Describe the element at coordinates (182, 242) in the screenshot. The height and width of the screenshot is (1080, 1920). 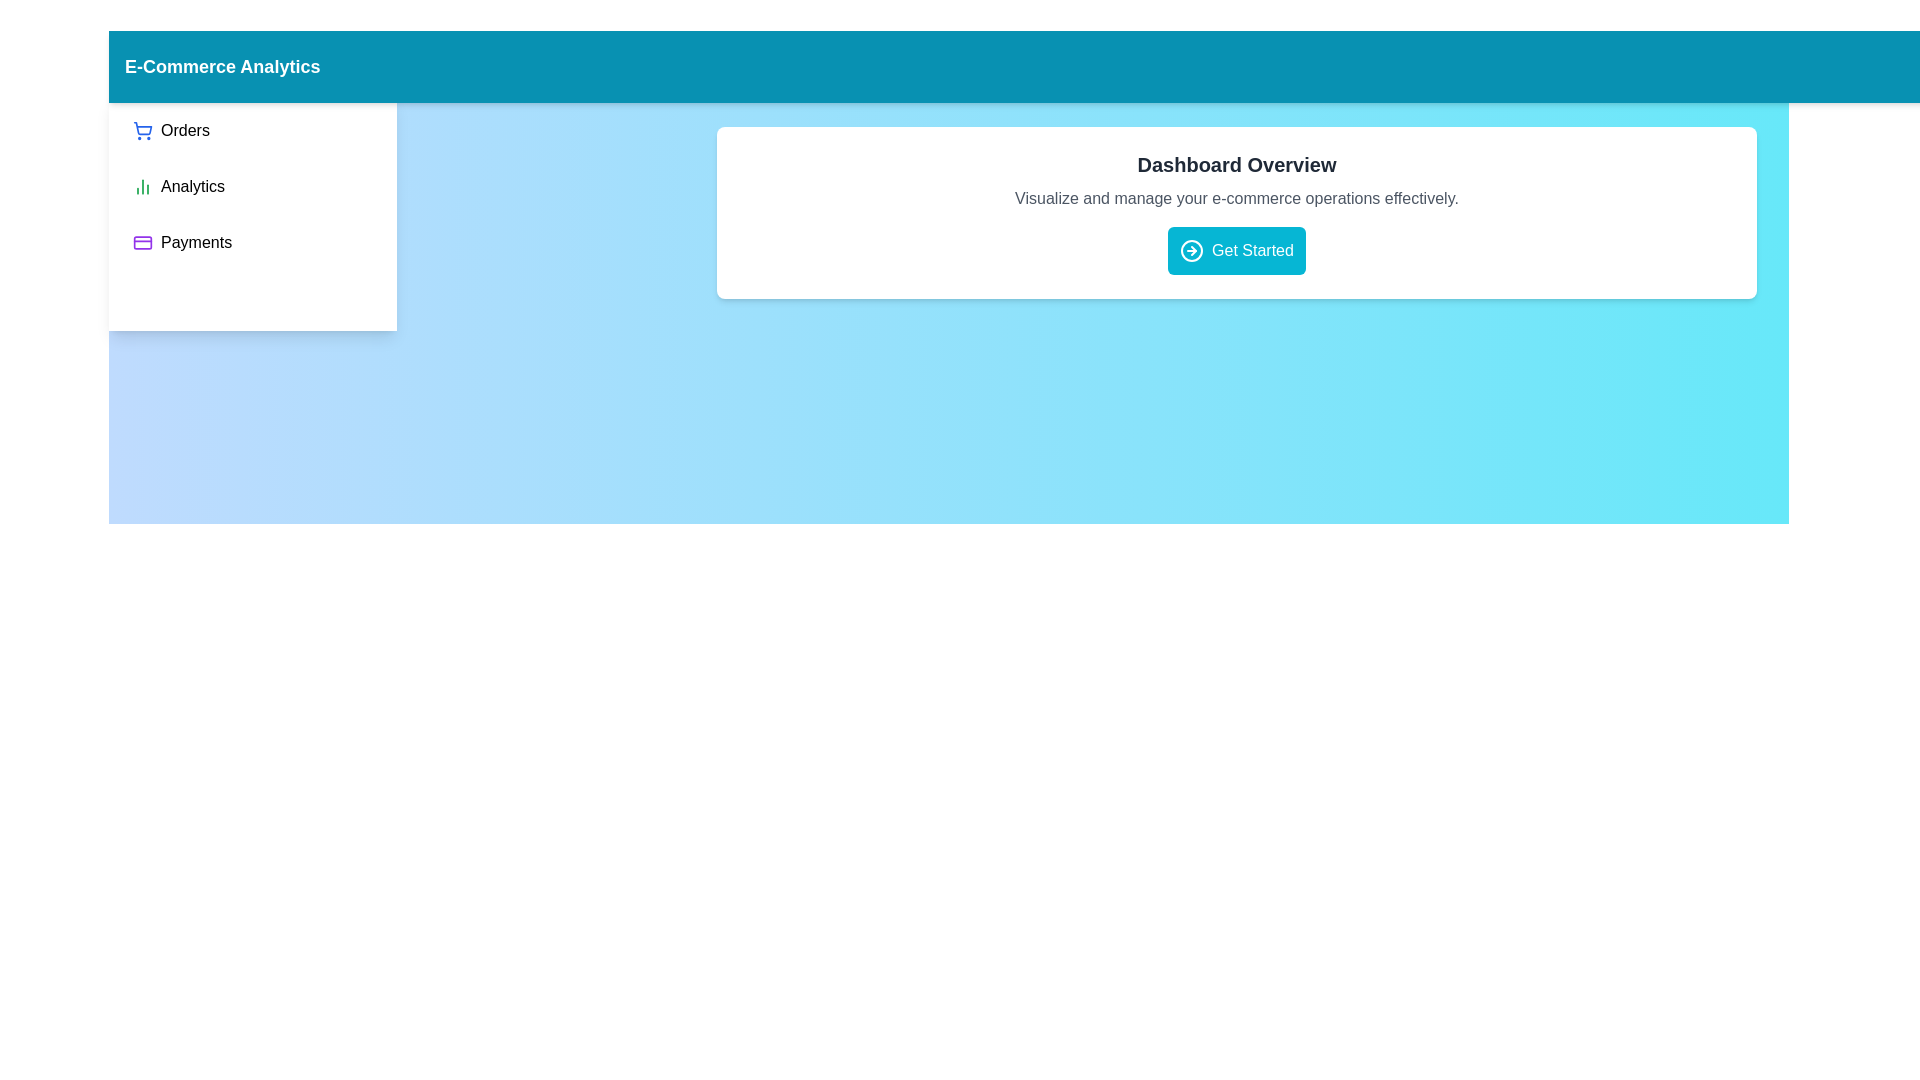
I see `the 'Payments' menu item in the navigation menu, which features a purple credit card icon and black text` at that location.